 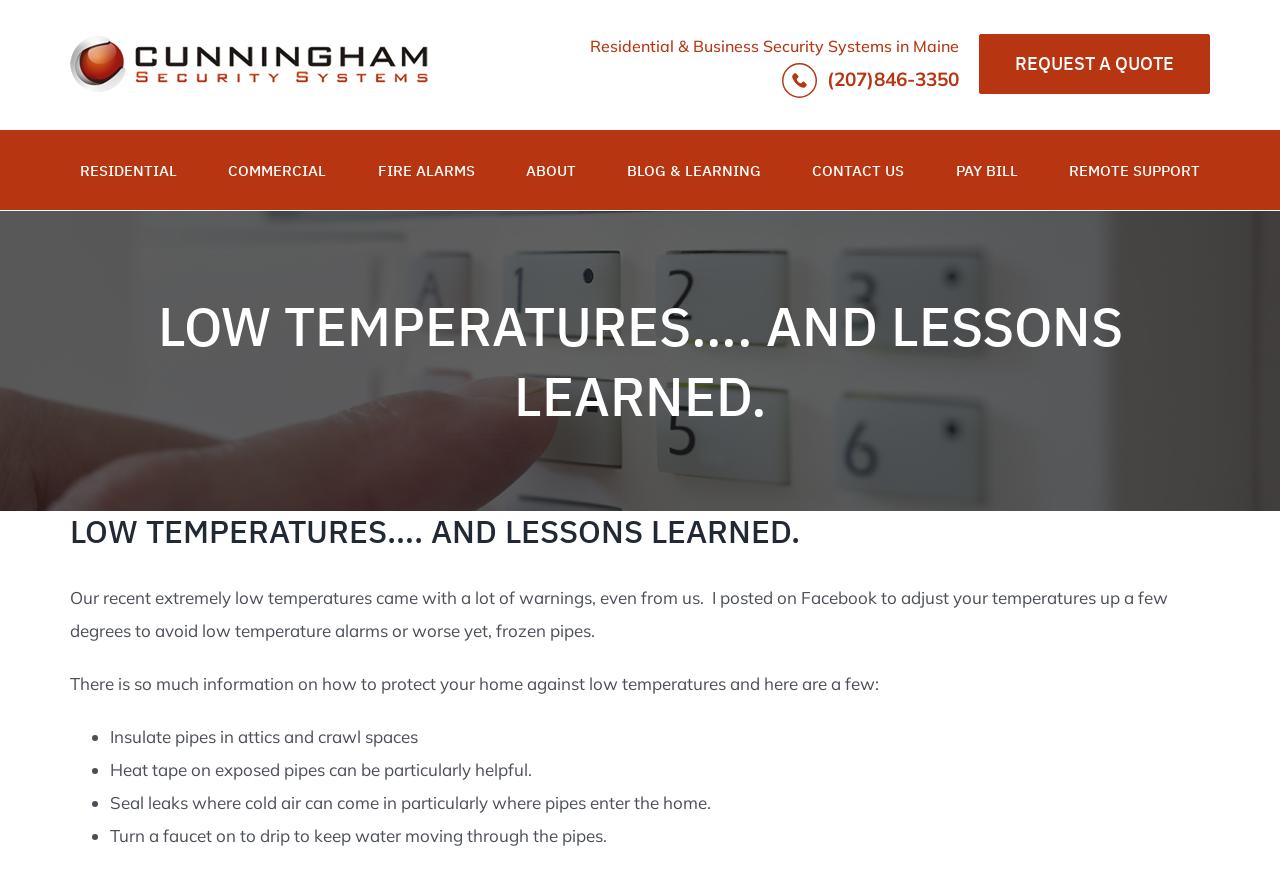 I want to click on '(207)846-3350', so click(x=889, y=79).